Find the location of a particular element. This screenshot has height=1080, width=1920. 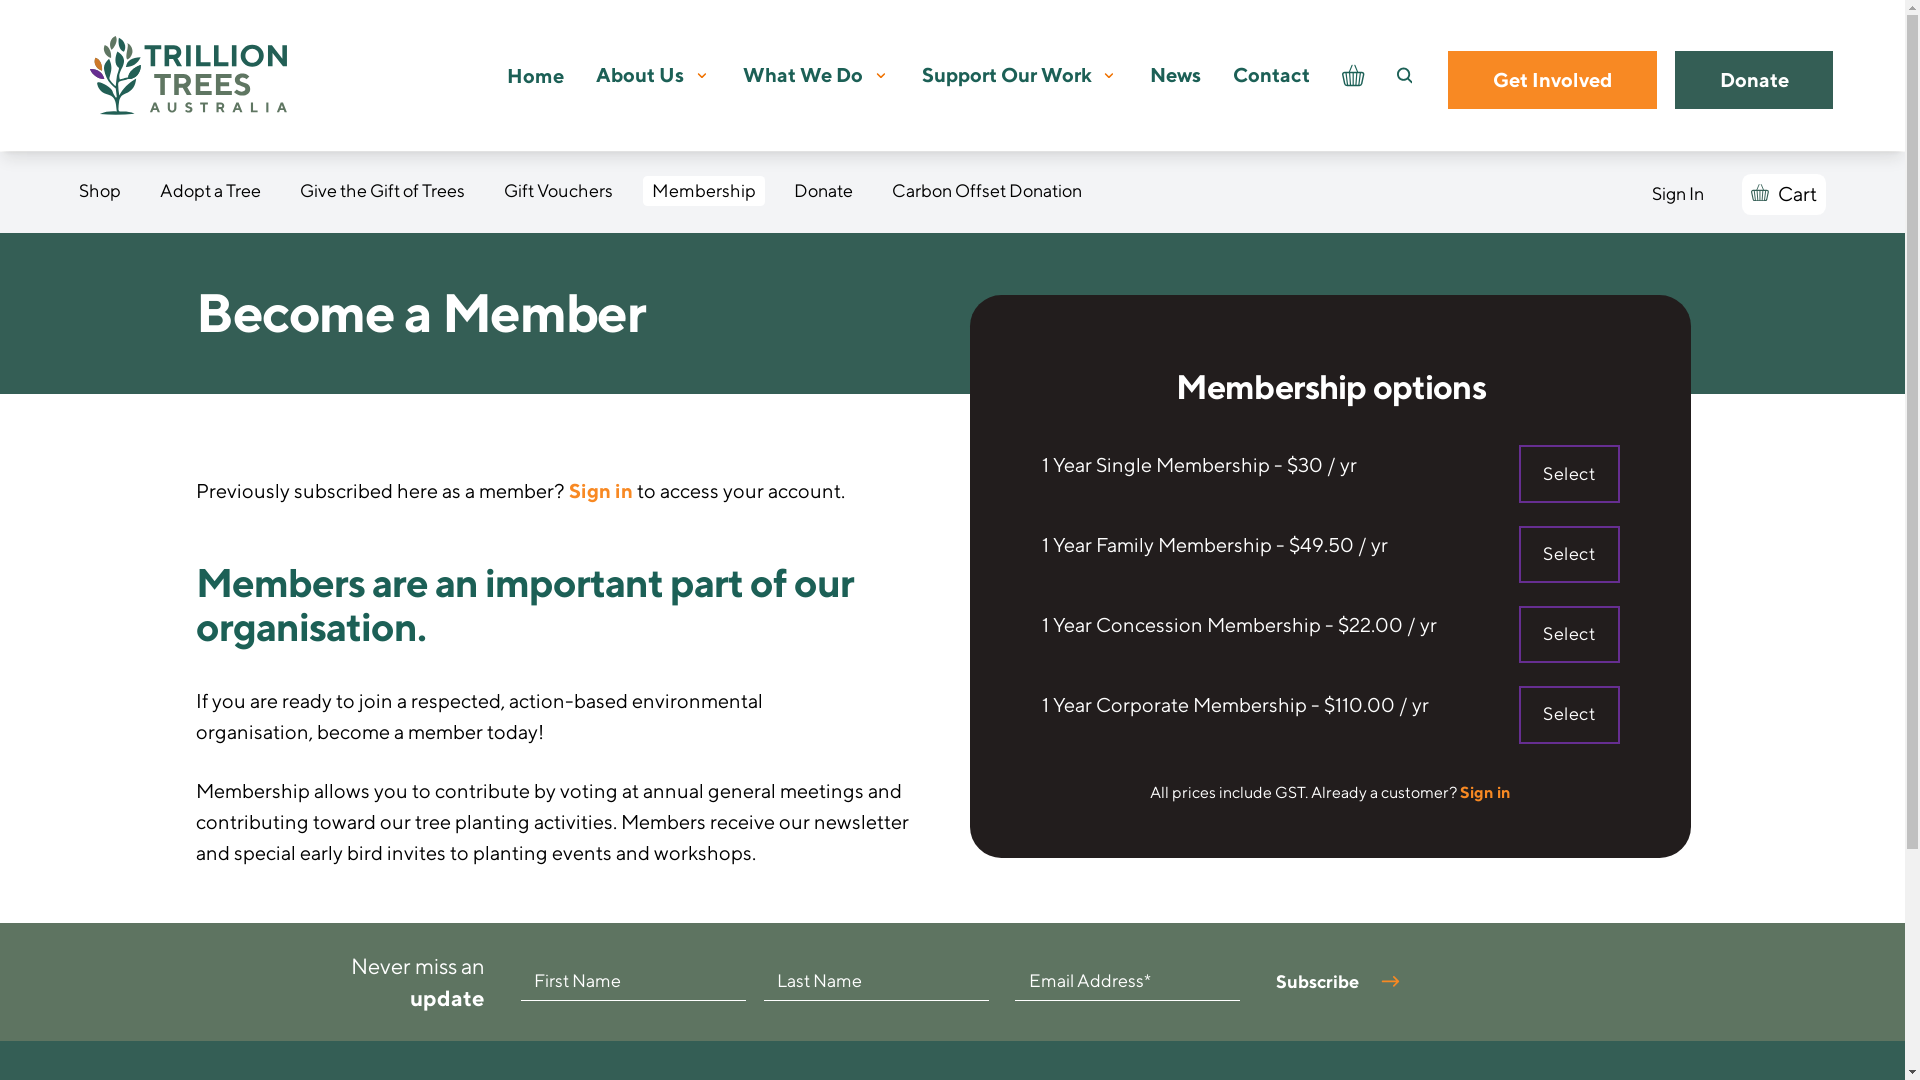

'Carbon Offset Donation' is located at coordinates (882, 191).